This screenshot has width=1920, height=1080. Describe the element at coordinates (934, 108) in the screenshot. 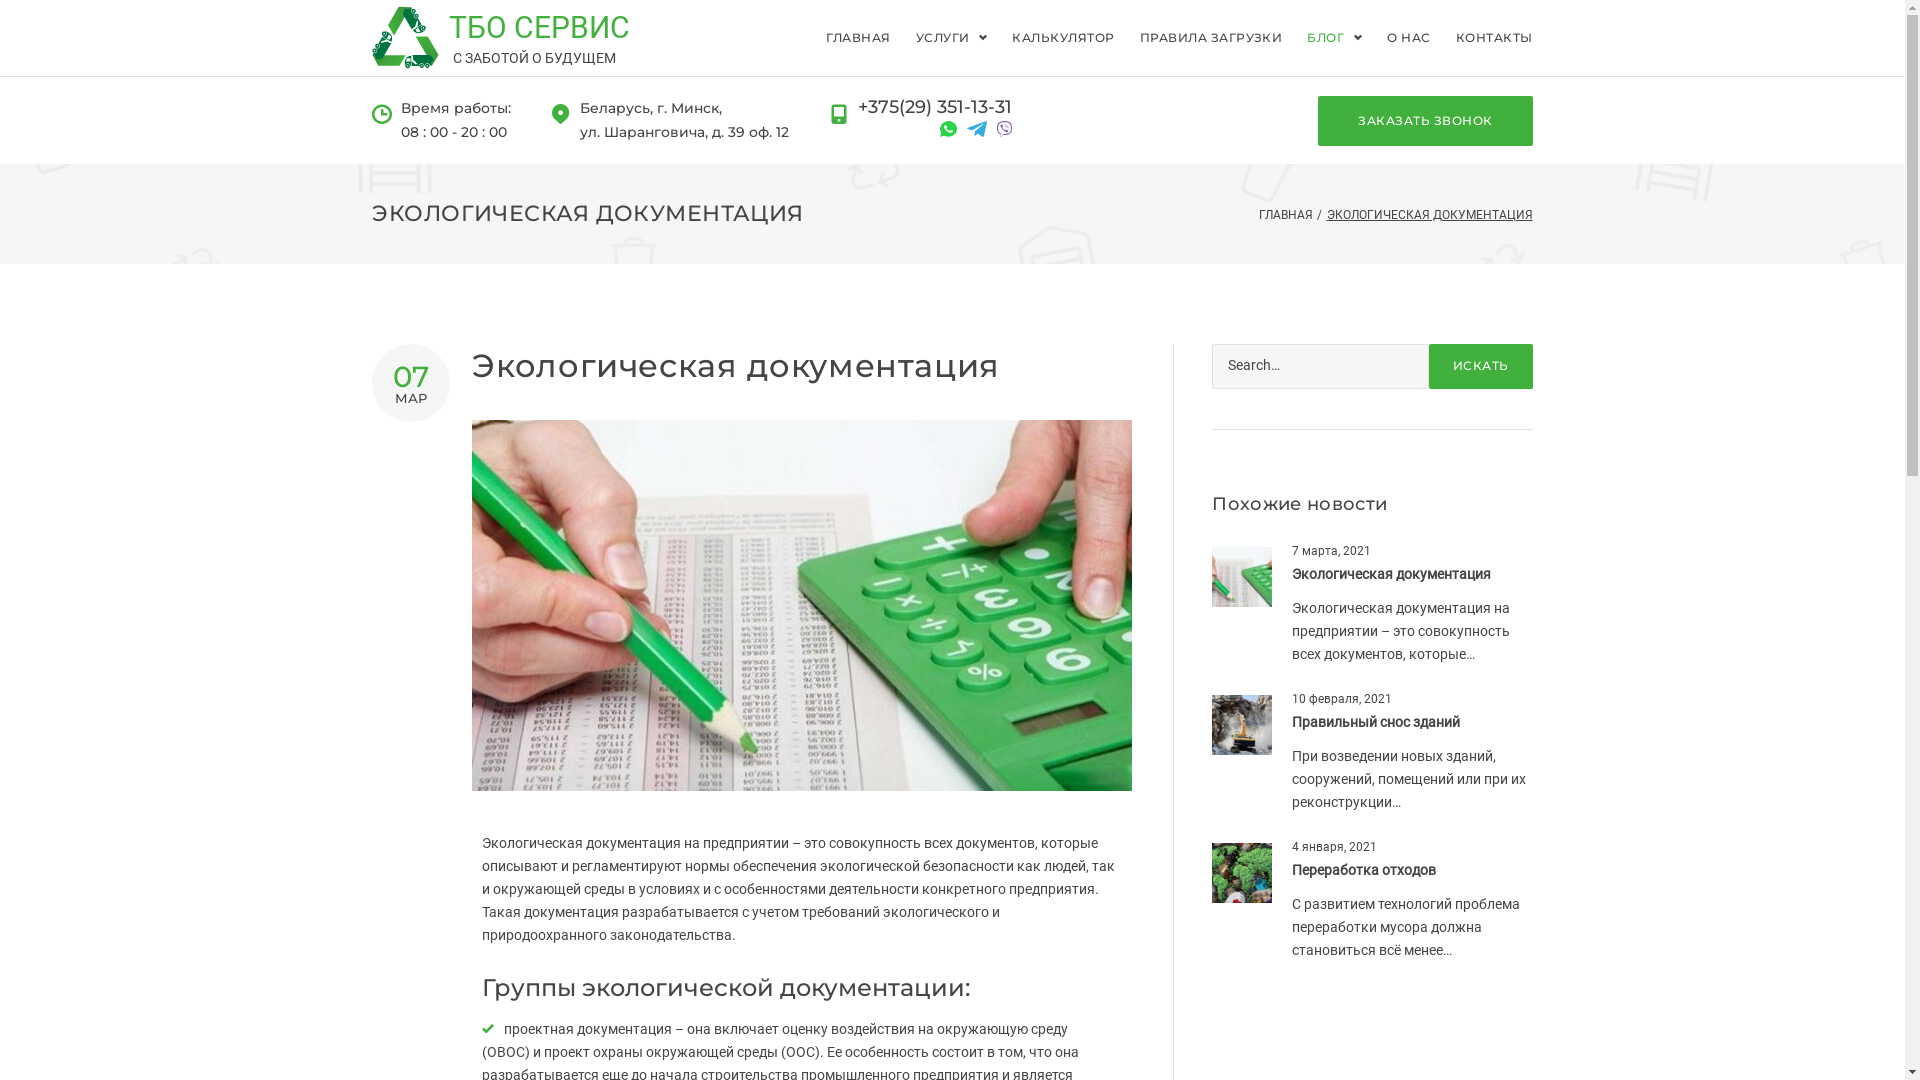

I see `'+375(29) 351-13-31'` at that location.